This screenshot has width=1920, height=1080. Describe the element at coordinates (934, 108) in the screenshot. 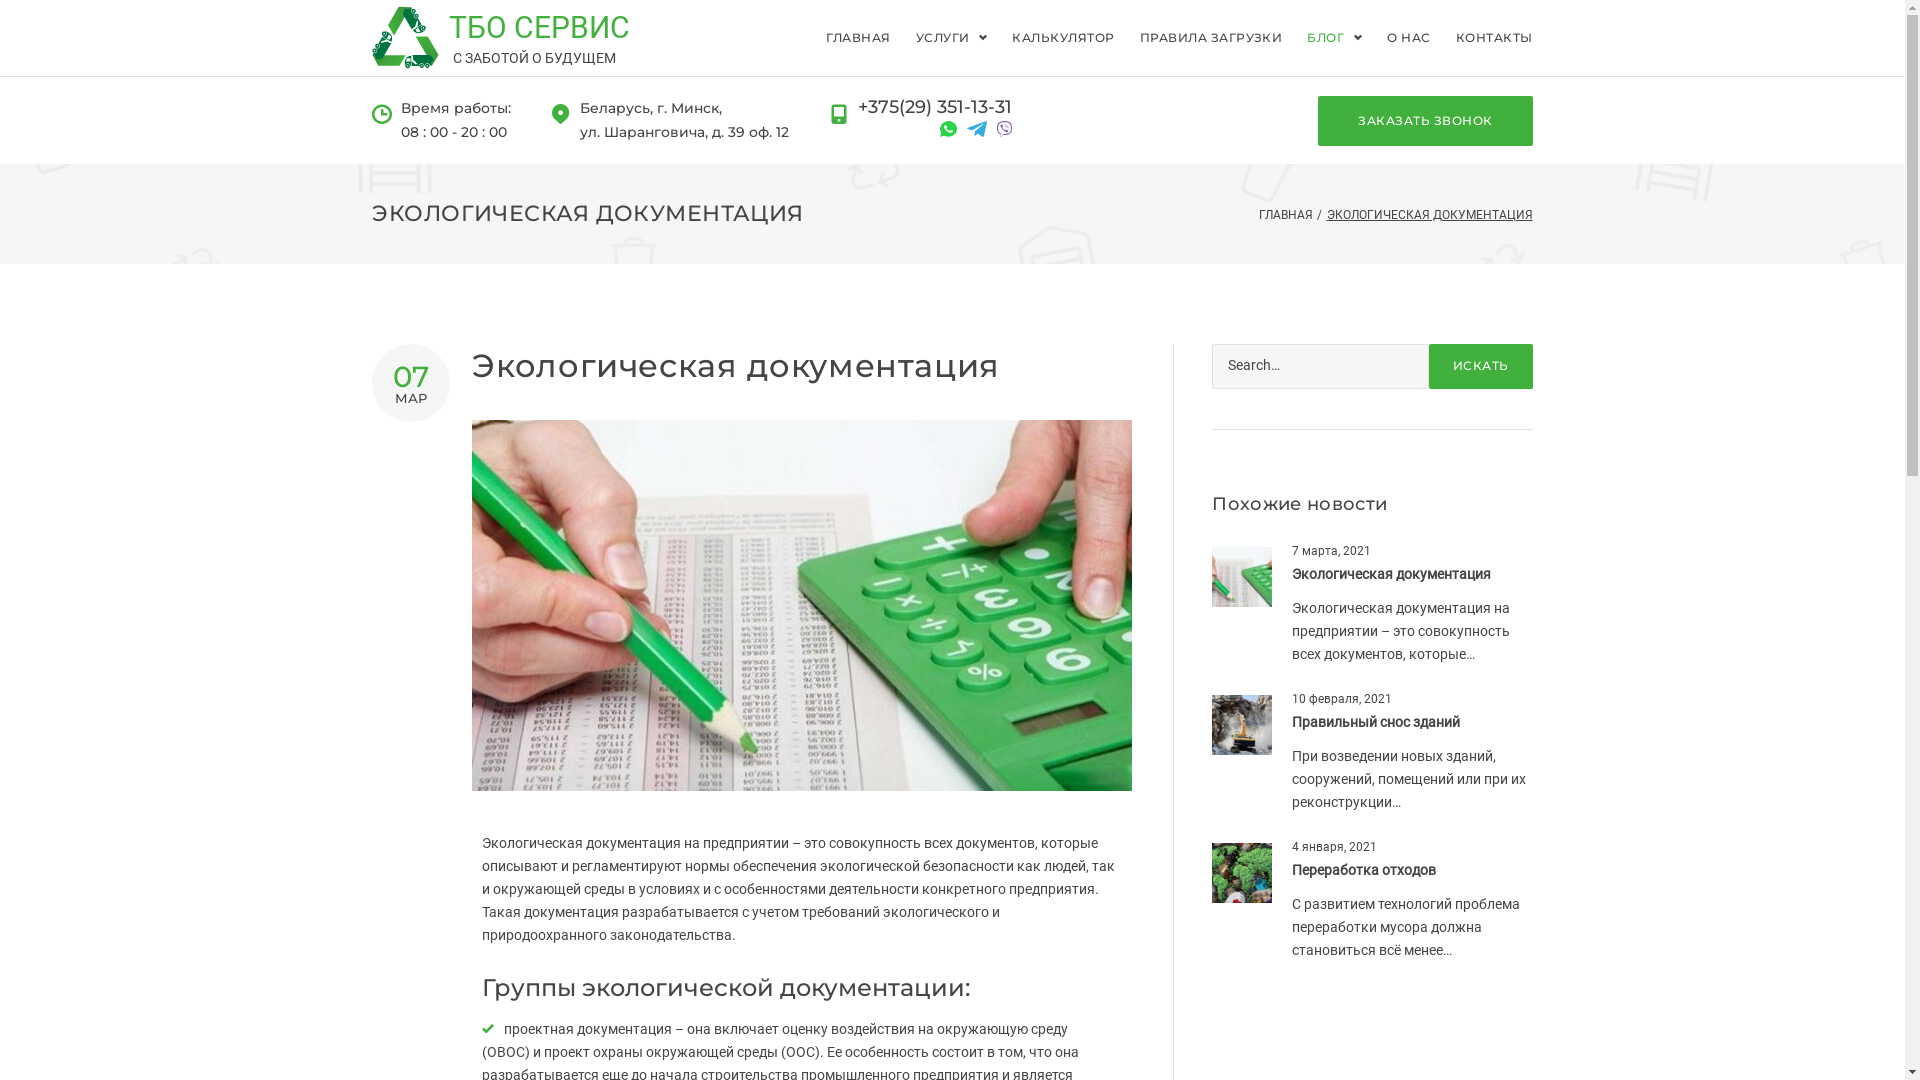

I see `'+375(29) 351-13-31'` at that location.